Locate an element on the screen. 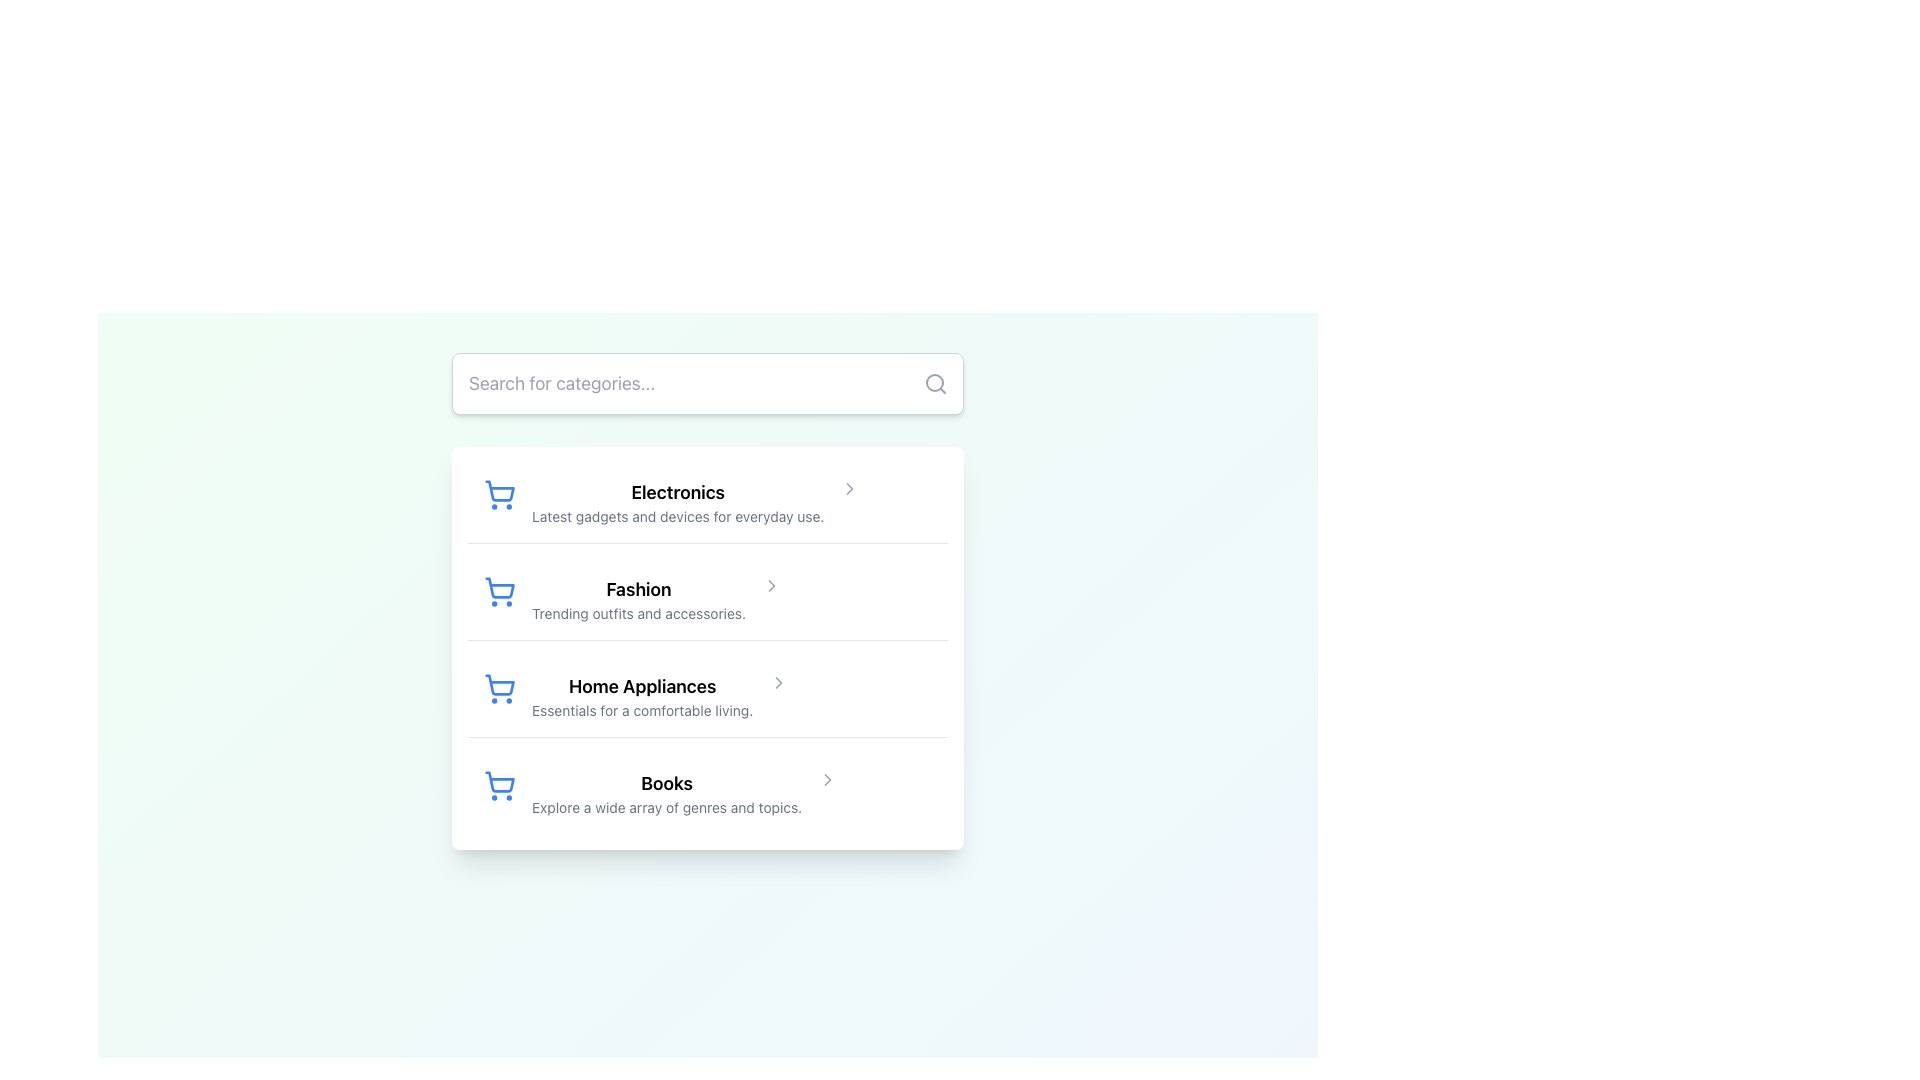 The width and height of the screenshot is (1920, 1080). the Home Appliances category icon located on the left side of the list is located at coordinates (500, 684).